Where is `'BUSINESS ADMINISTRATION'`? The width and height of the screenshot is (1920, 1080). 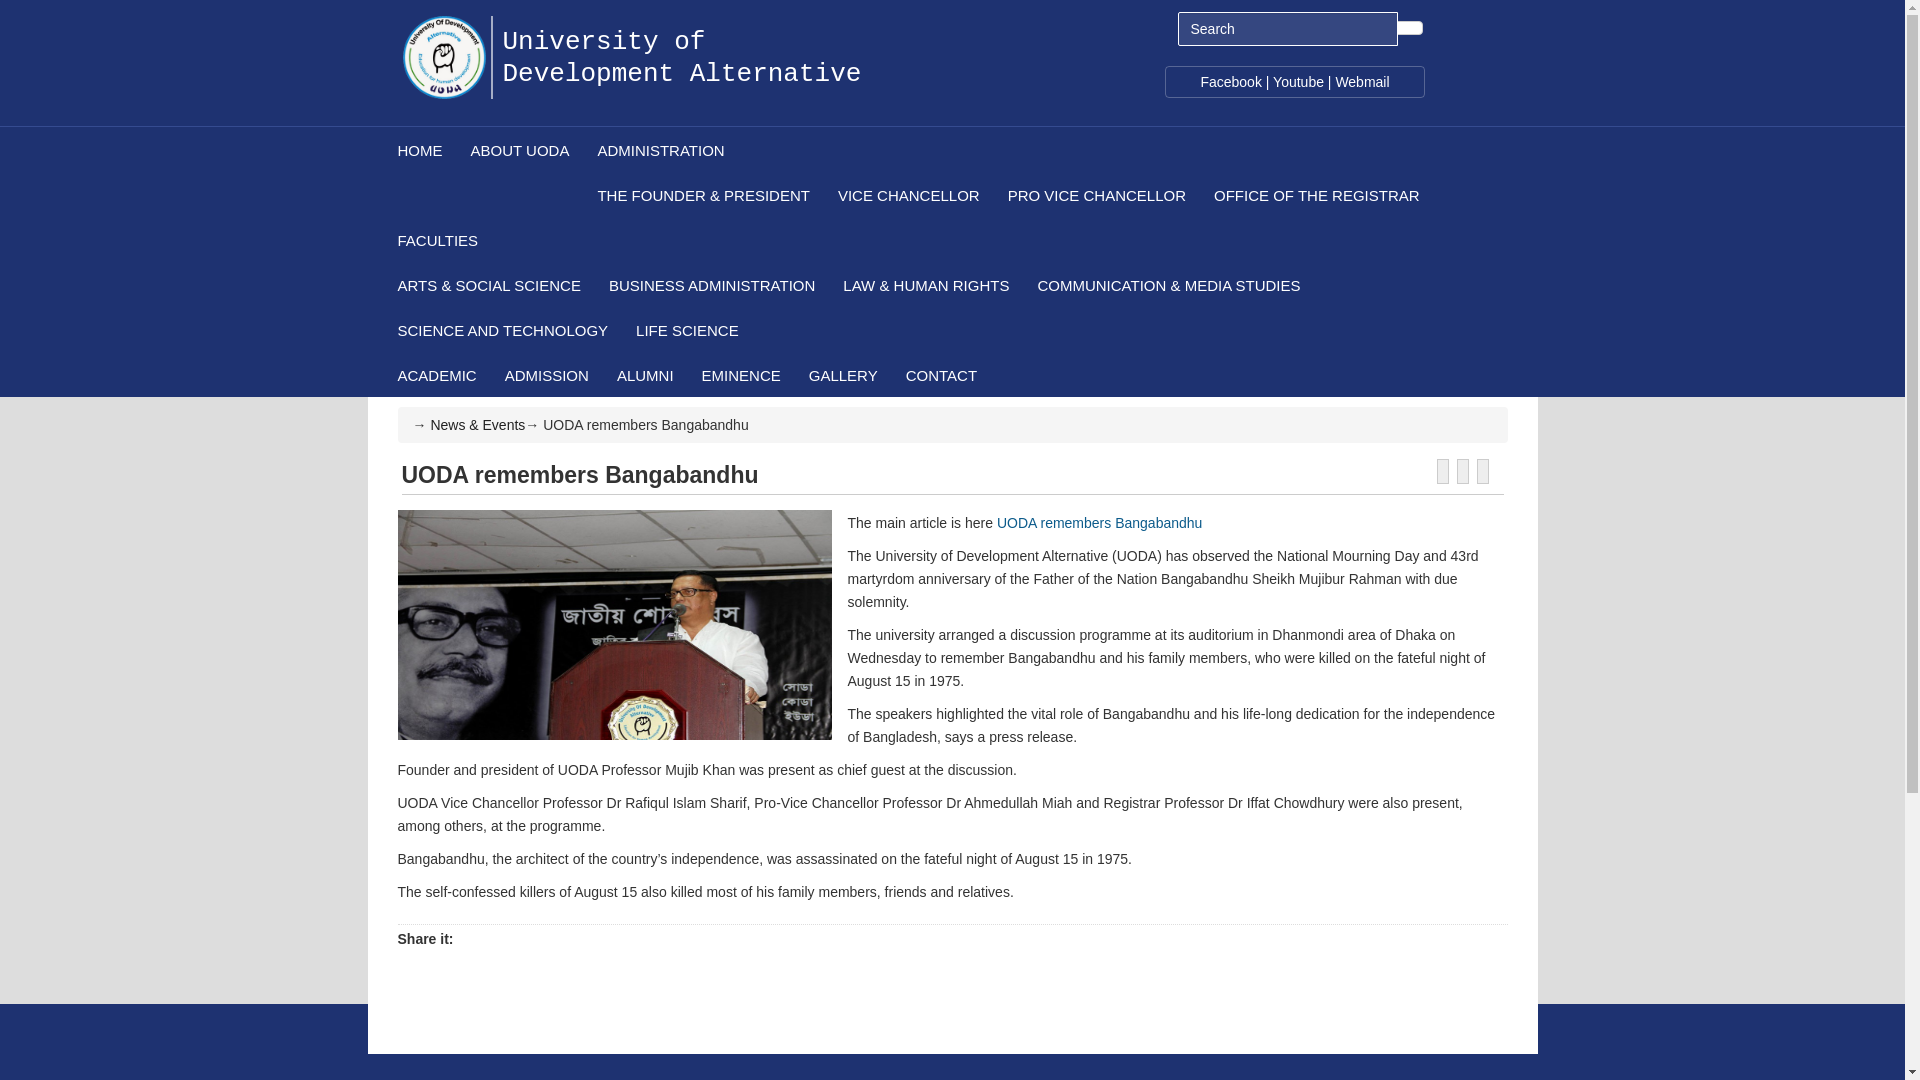
'BUSINESS ADMINISTRATION' is located at coordinates (710, 284).